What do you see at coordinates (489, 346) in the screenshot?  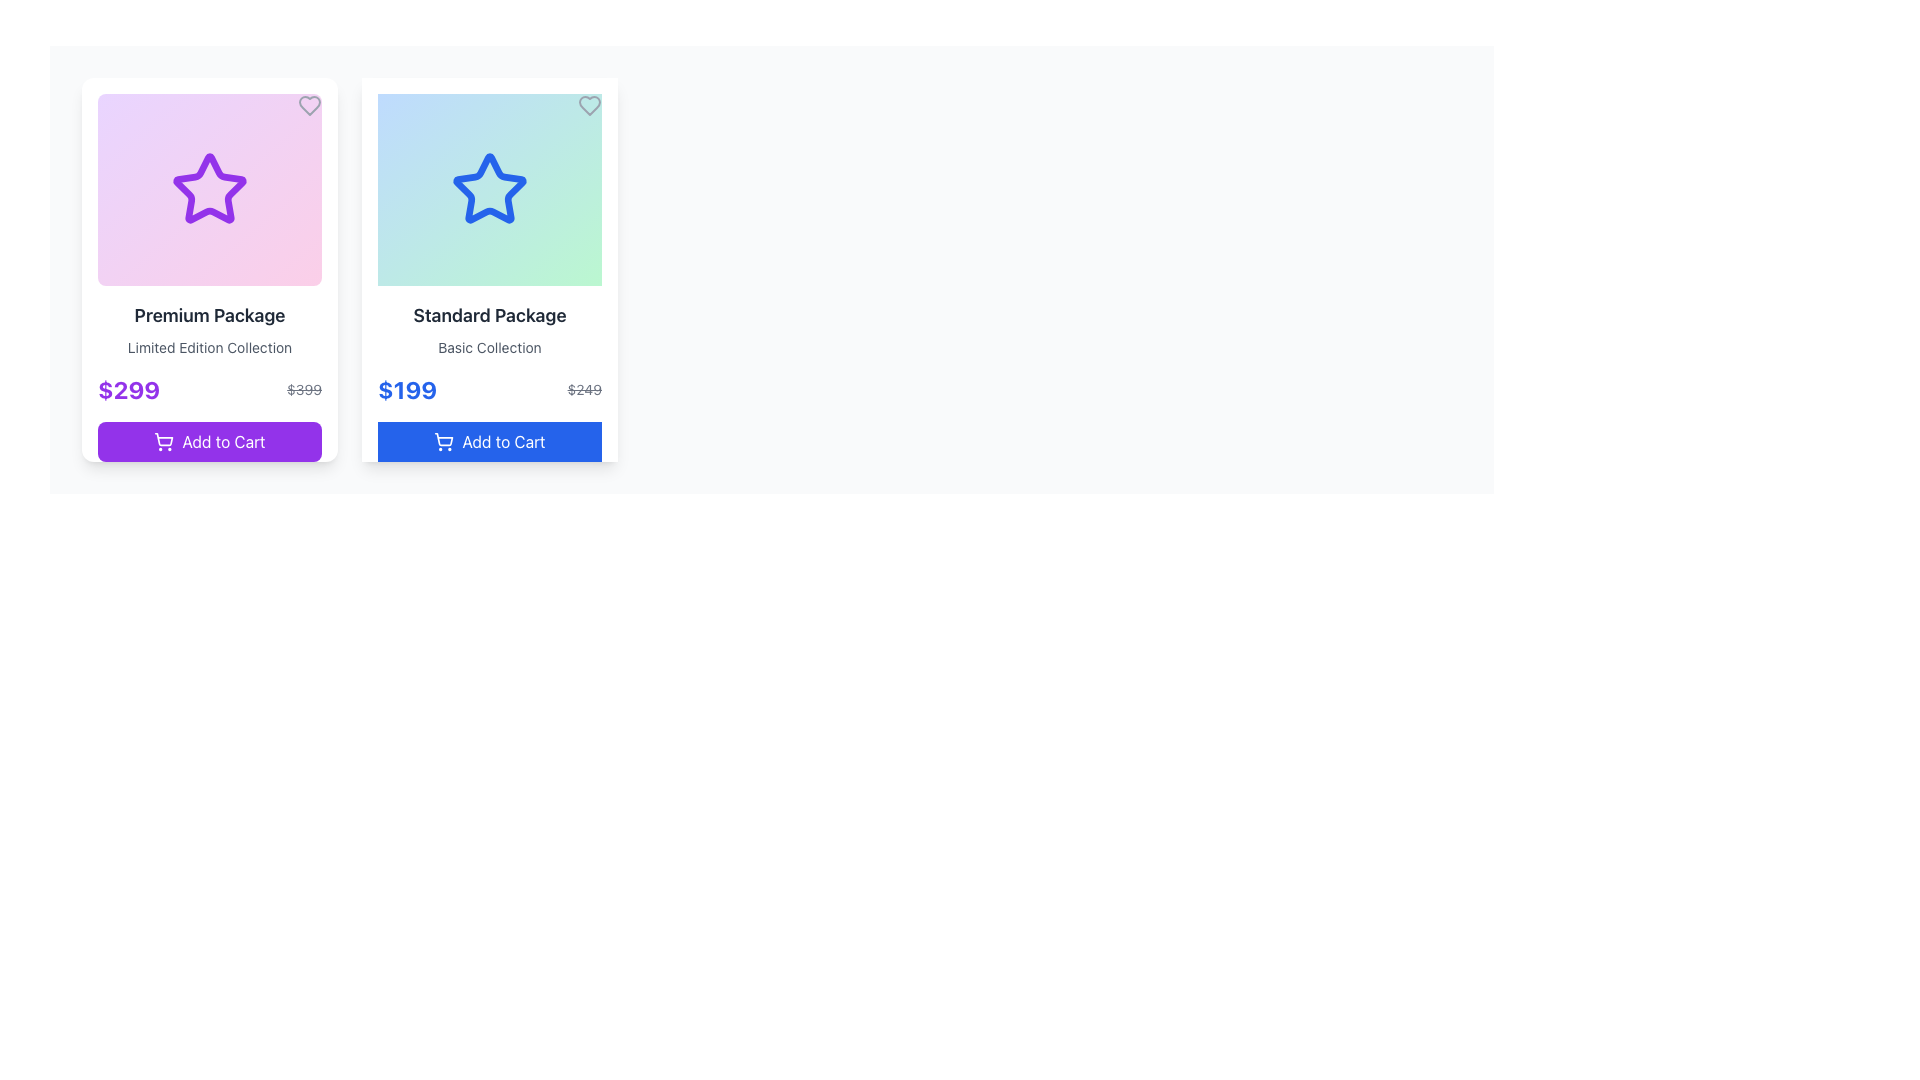 I see `text element labeled 'Basic Collection', which is styled in a smaller, lighter gray font and positioned below 'Standard Package' and above the pricing information` at bounding box center [489, 346].